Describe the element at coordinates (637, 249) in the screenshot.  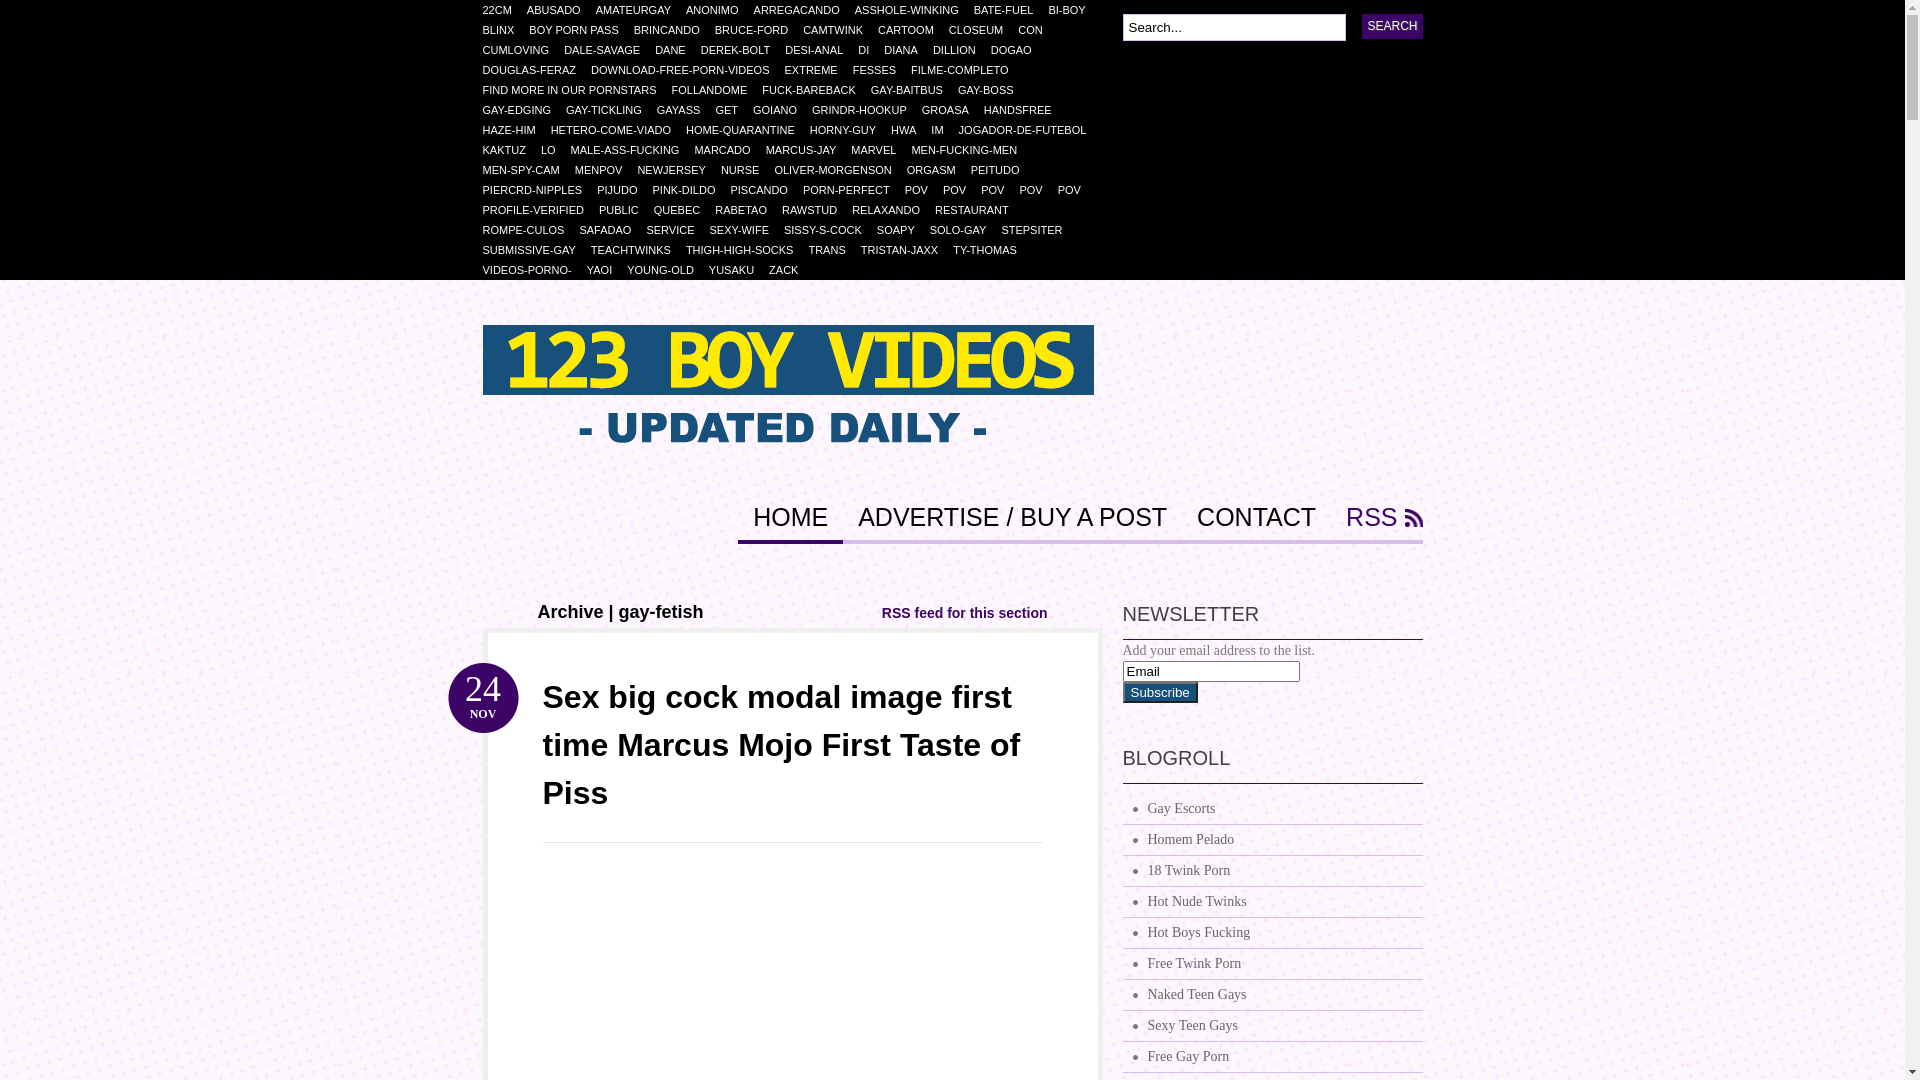
I see `'TEACHTWINKS'` at that location.